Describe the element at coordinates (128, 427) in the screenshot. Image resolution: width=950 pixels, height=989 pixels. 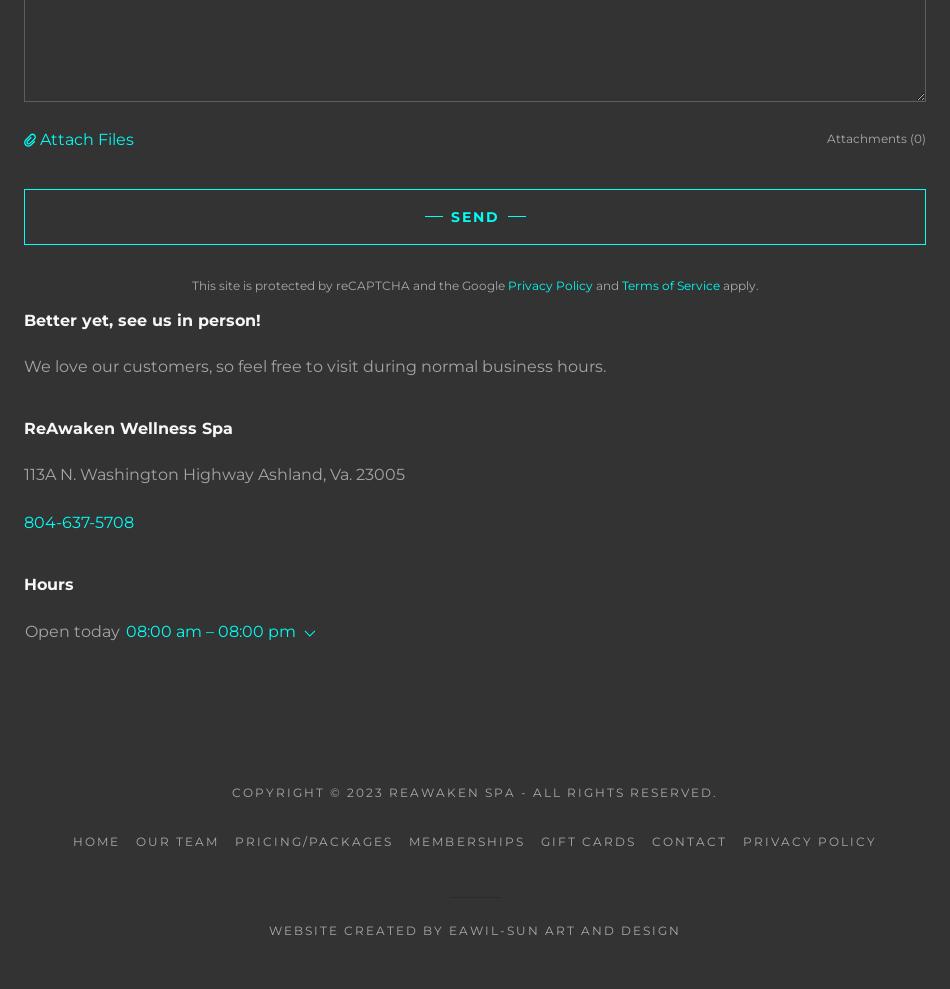
I see `'ReAwaken Wellness  Spa'` at that location.